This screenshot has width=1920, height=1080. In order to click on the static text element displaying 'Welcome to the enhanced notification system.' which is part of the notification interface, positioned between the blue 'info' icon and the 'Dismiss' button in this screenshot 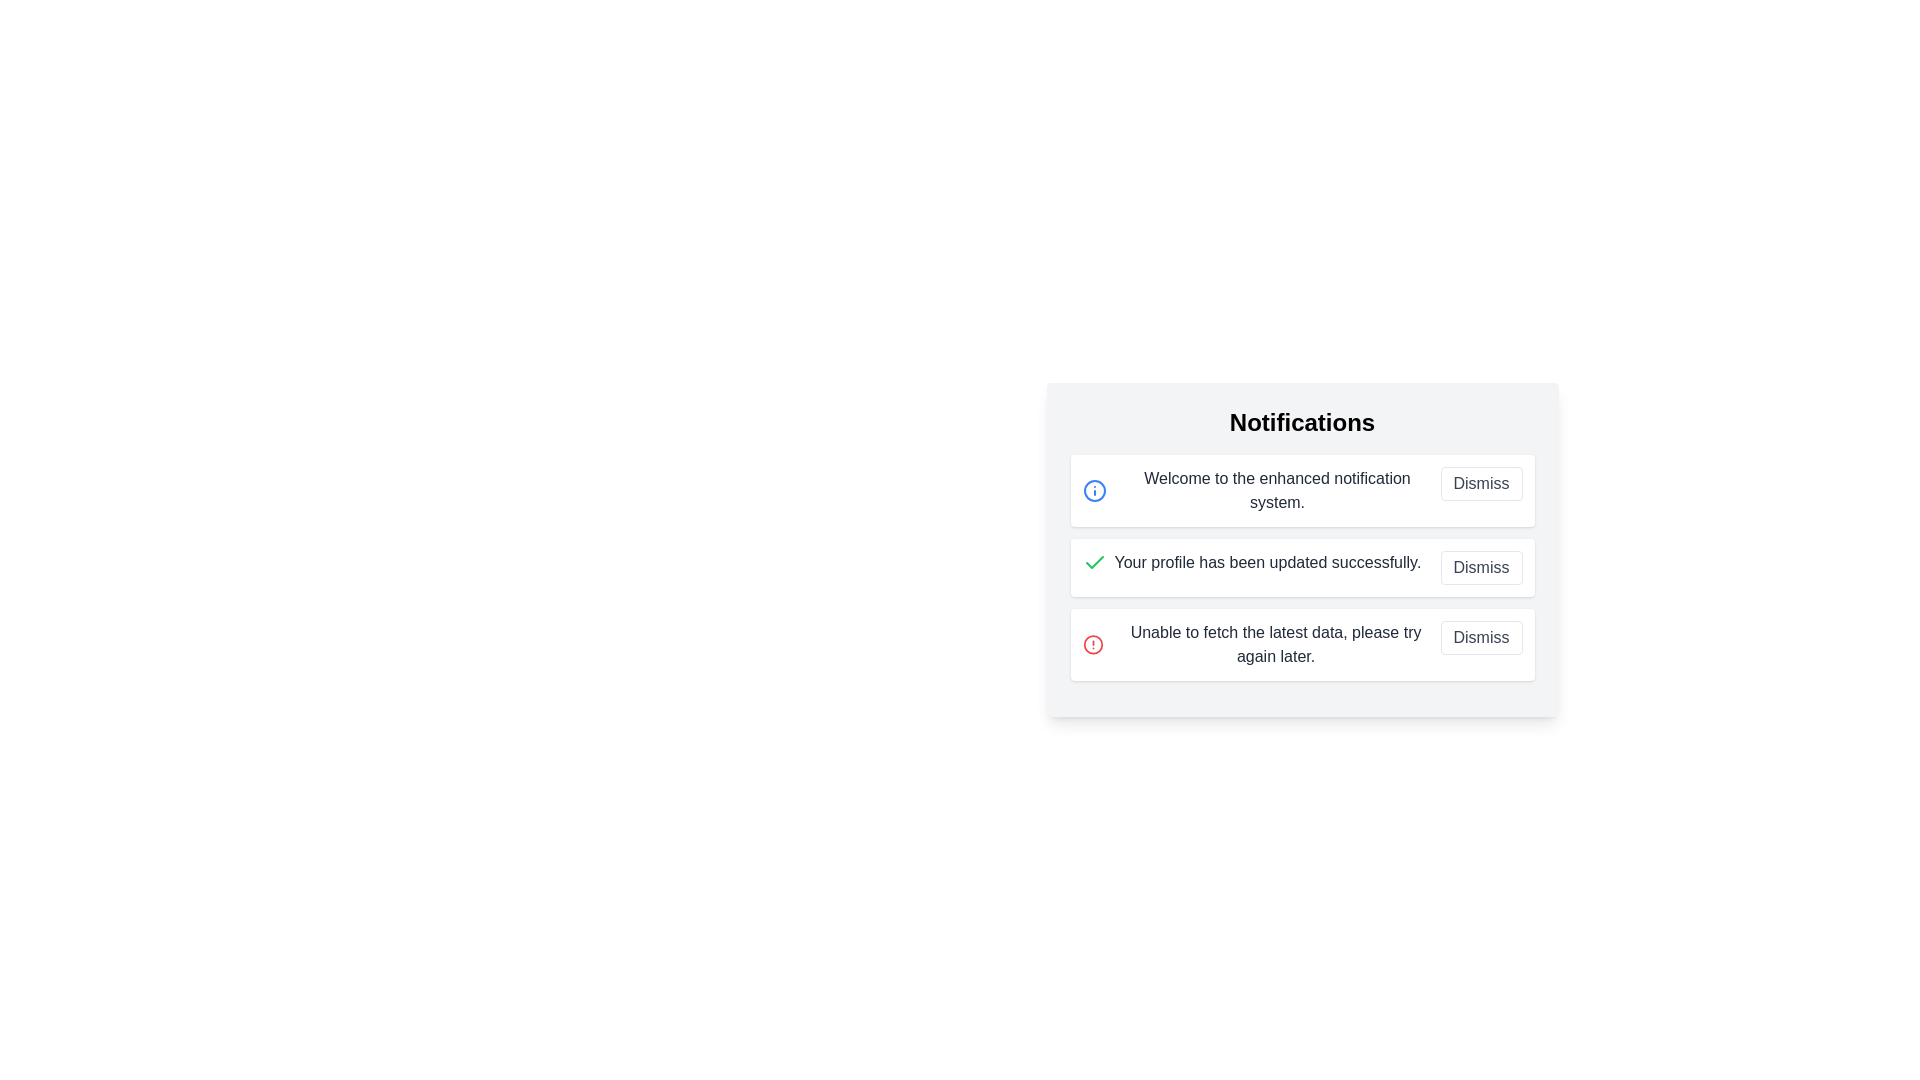, I will do `click(1276, 490)`.